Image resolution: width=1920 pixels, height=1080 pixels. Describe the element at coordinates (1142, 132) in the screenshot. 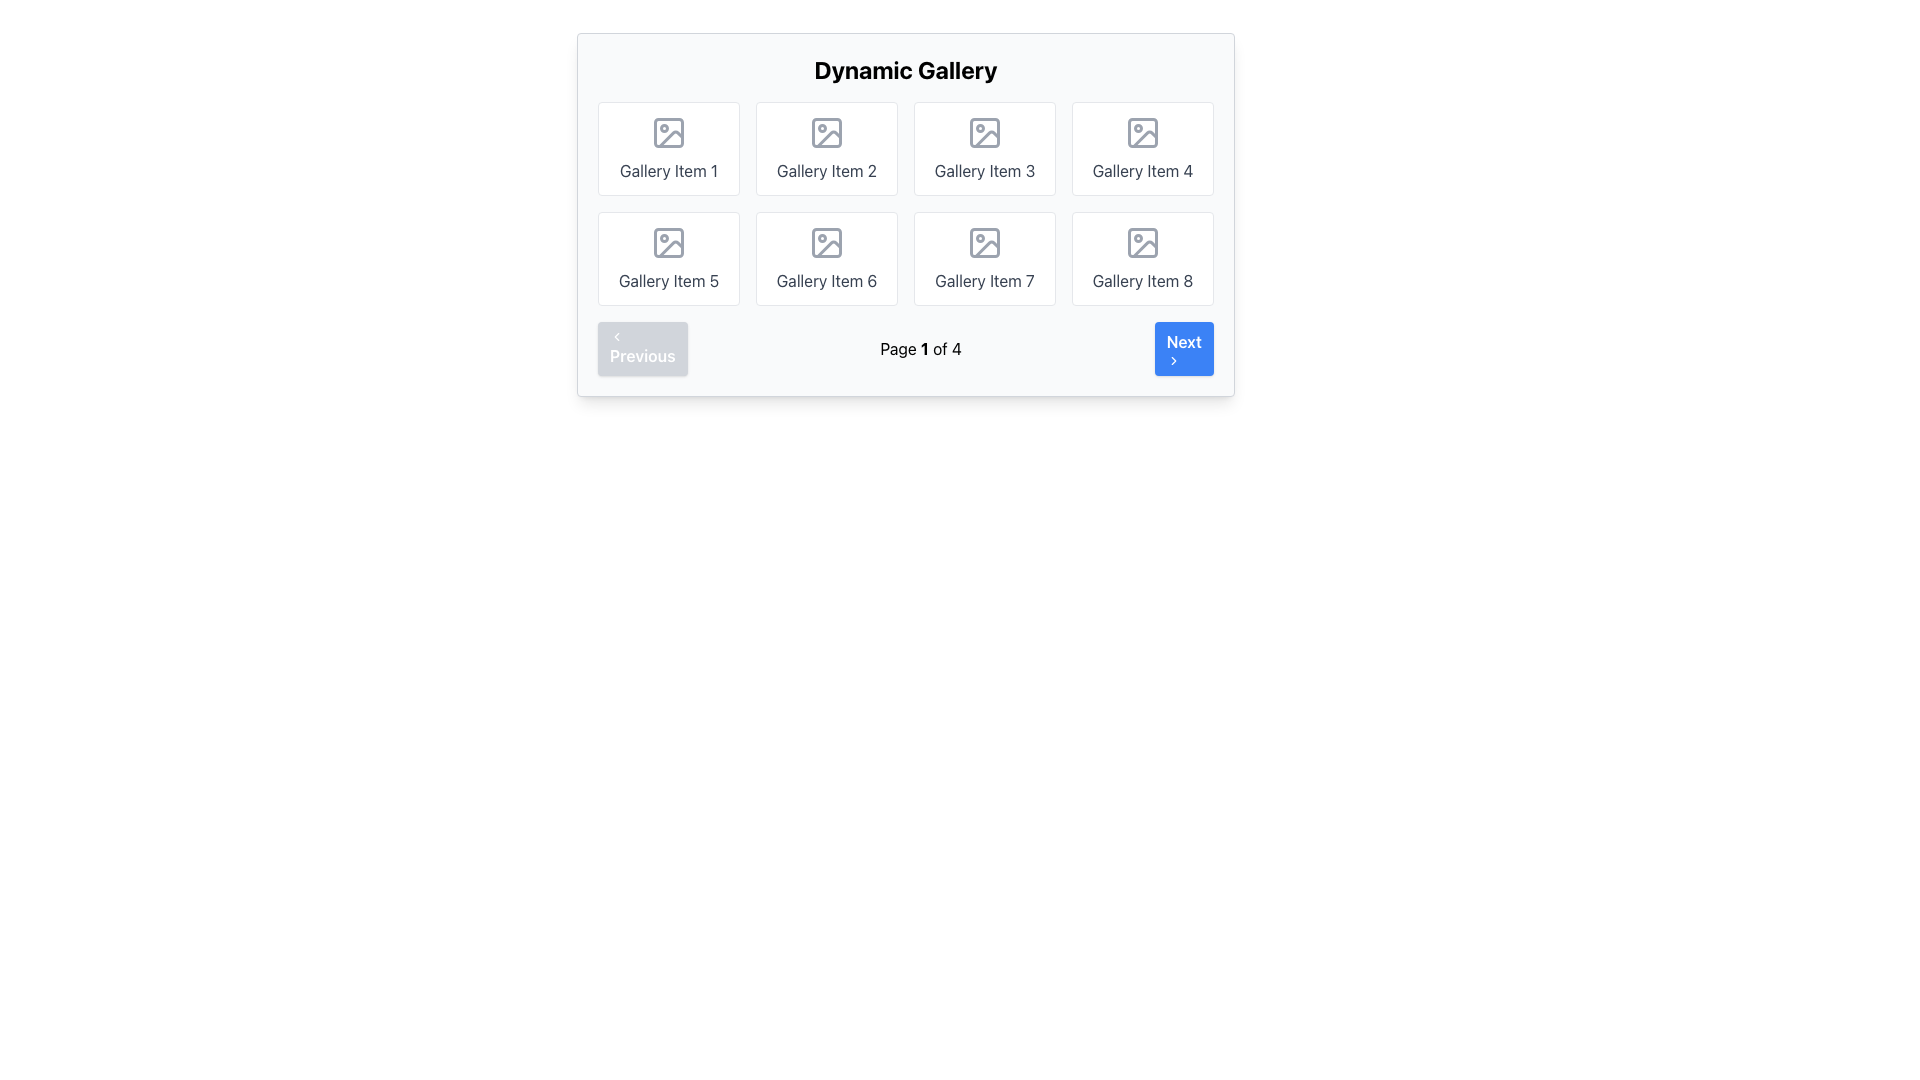

I see `the gallery item icon located in the upper-right corner of the gallery grid, adjacent to 'Gallery Item 4'` at that location.